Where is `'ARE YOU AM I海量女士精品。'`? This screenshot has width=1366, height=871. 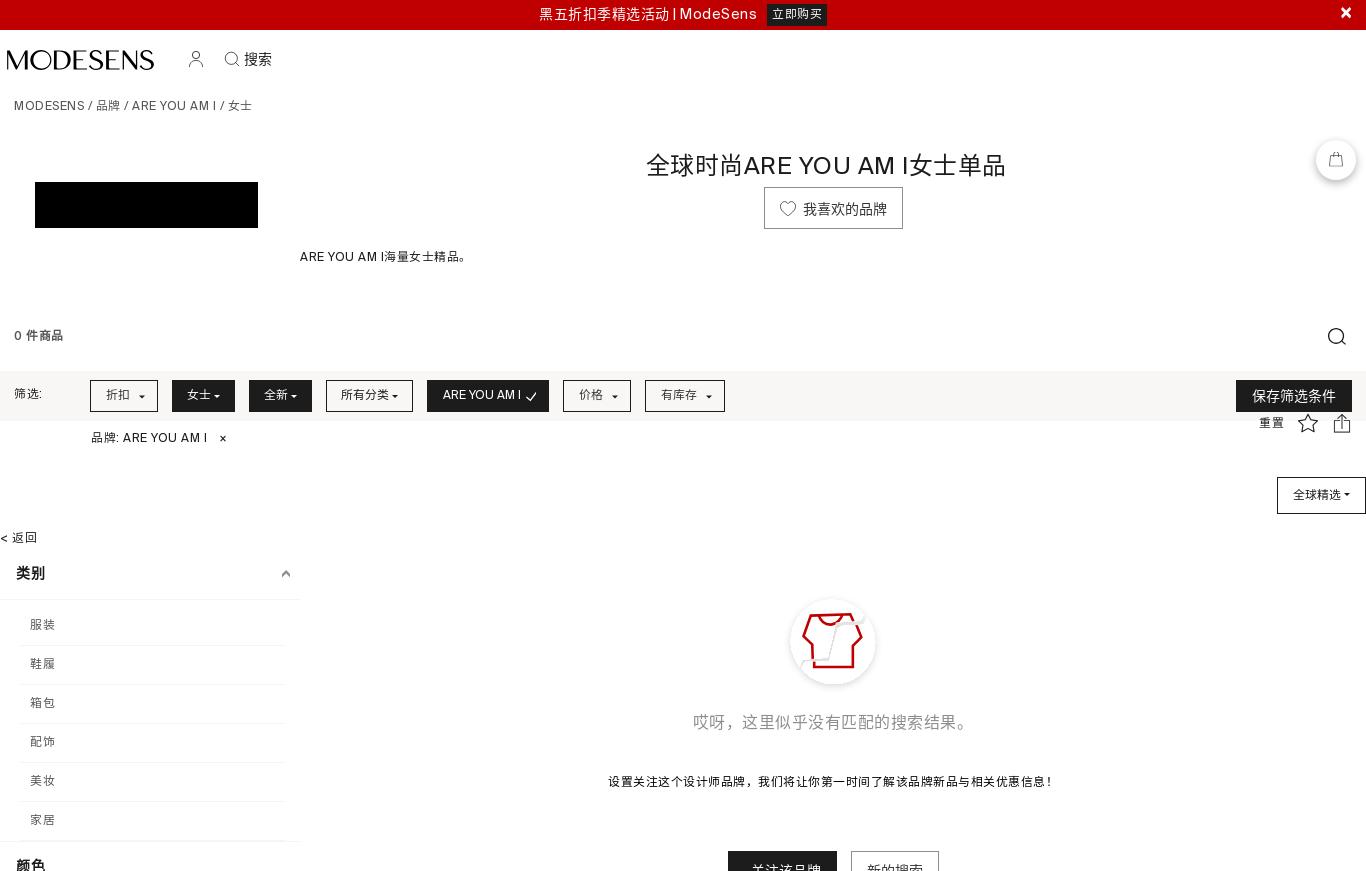
'ARE YOU AM I海量女士精品。' is located at coordinates (384, 257).